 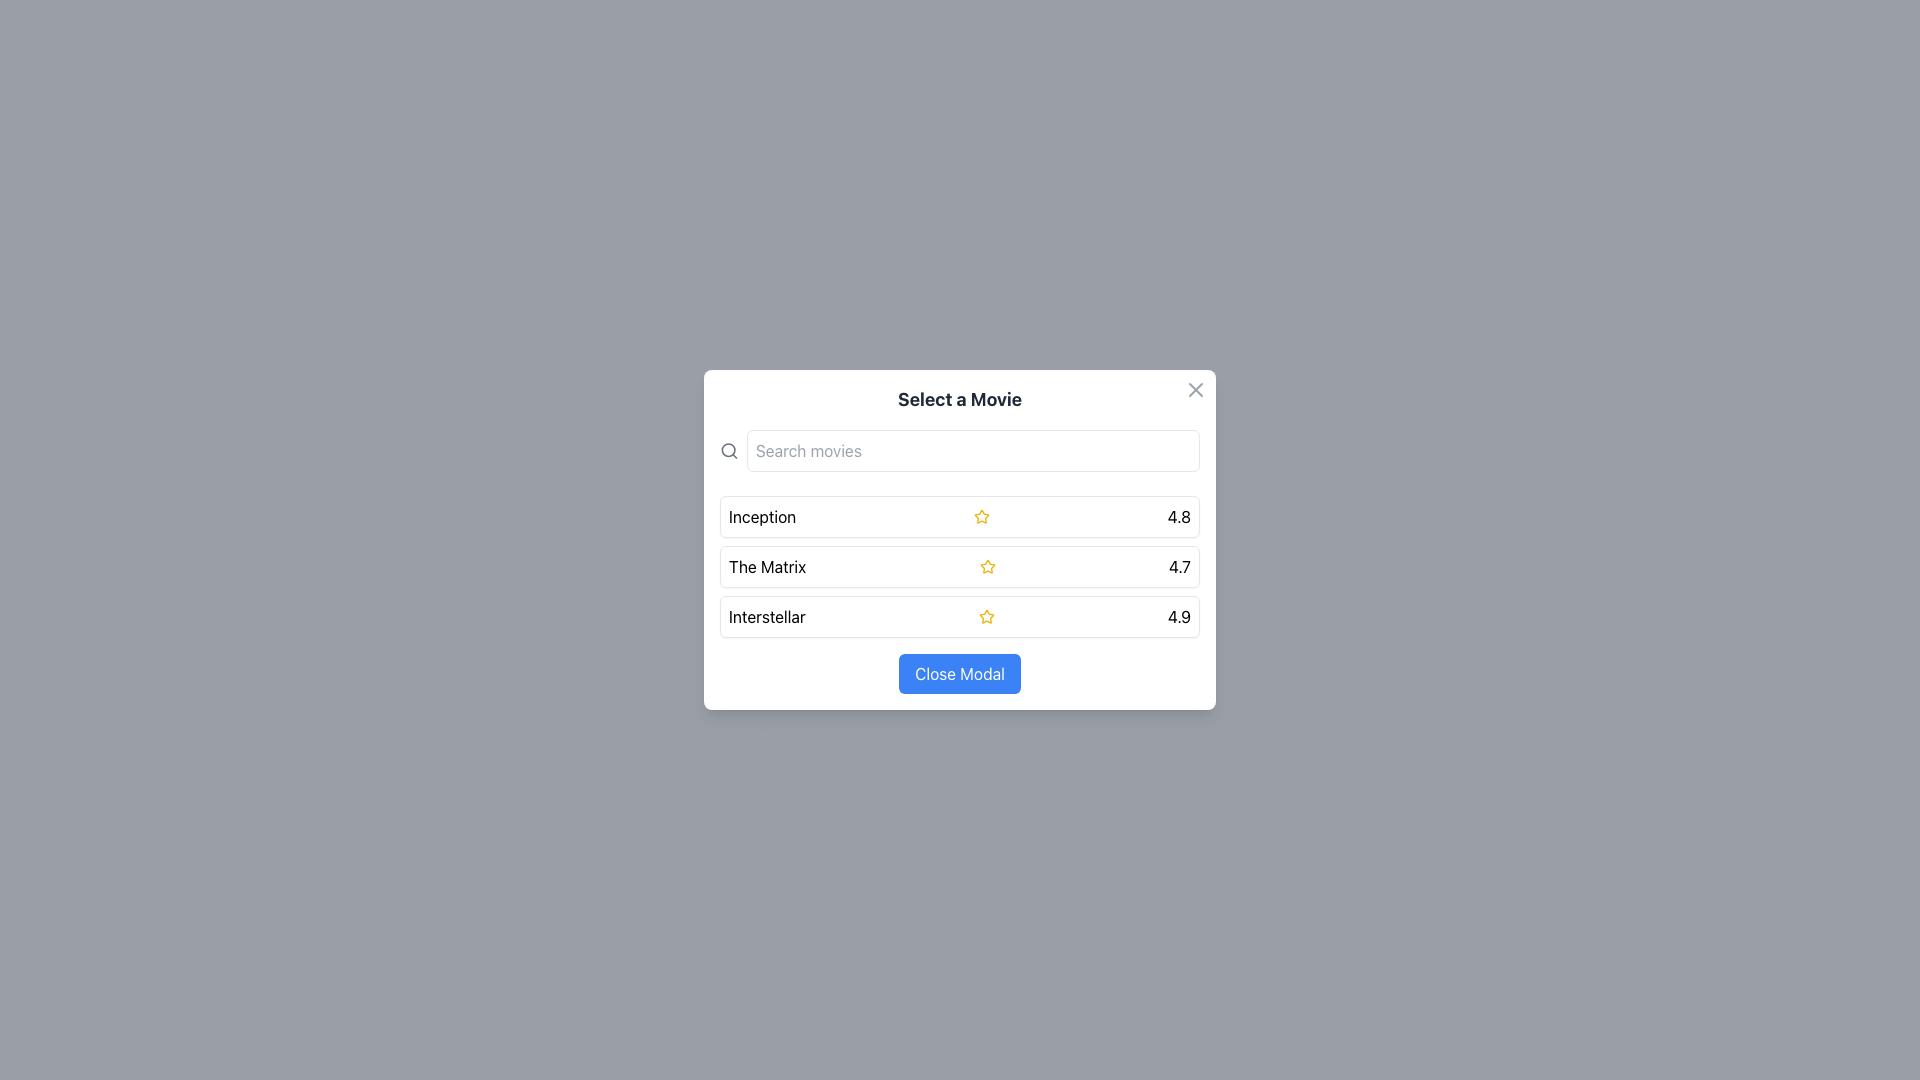 What do you see at coordinates (987, 566) in the screenshot?
I see `the rating icon next to 'The Matrix'` at bounding box center [987, 566].